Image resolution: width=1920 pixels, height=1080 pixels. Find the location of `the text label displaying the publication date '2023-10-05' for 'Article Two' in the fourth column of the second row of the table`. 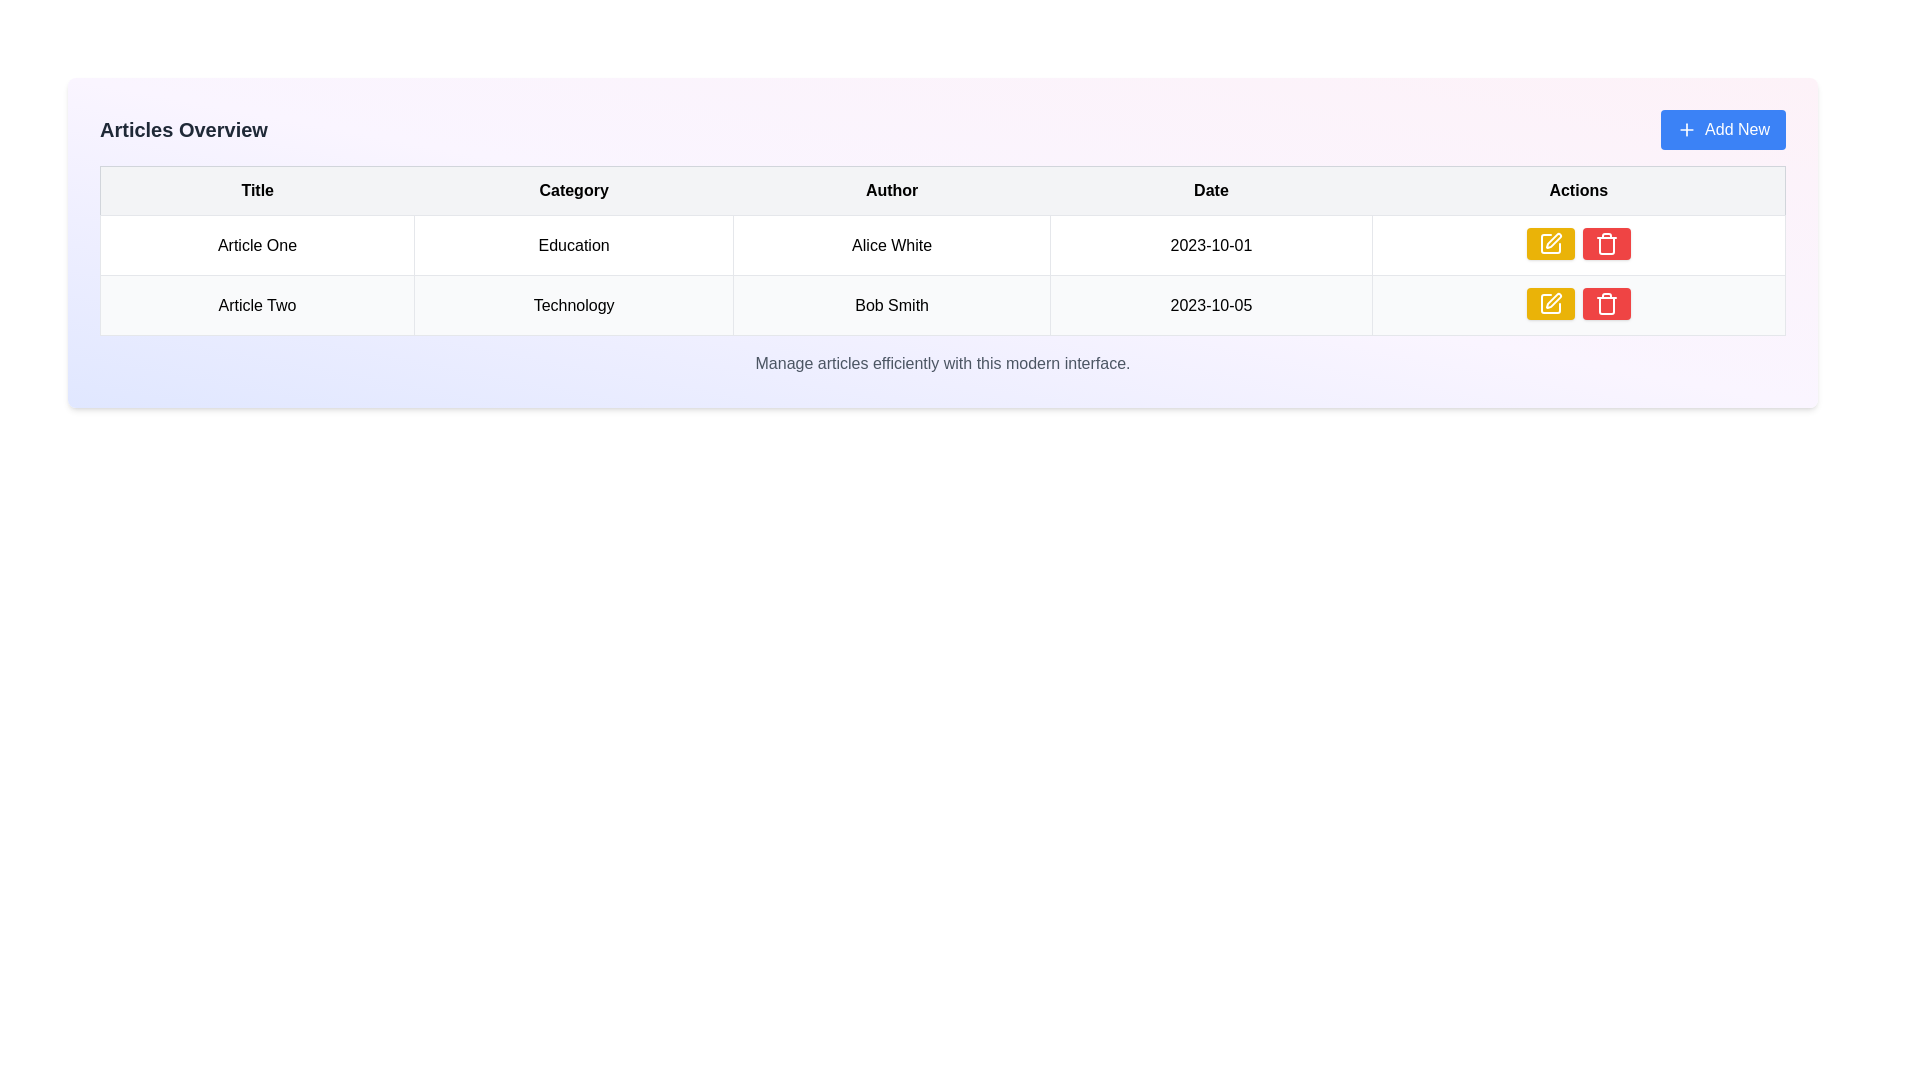

the text label displaying the publication date '2023-10-05' for 'Article Two' in the fourth column of the second row of the table is located at coordinates (1210, 305).